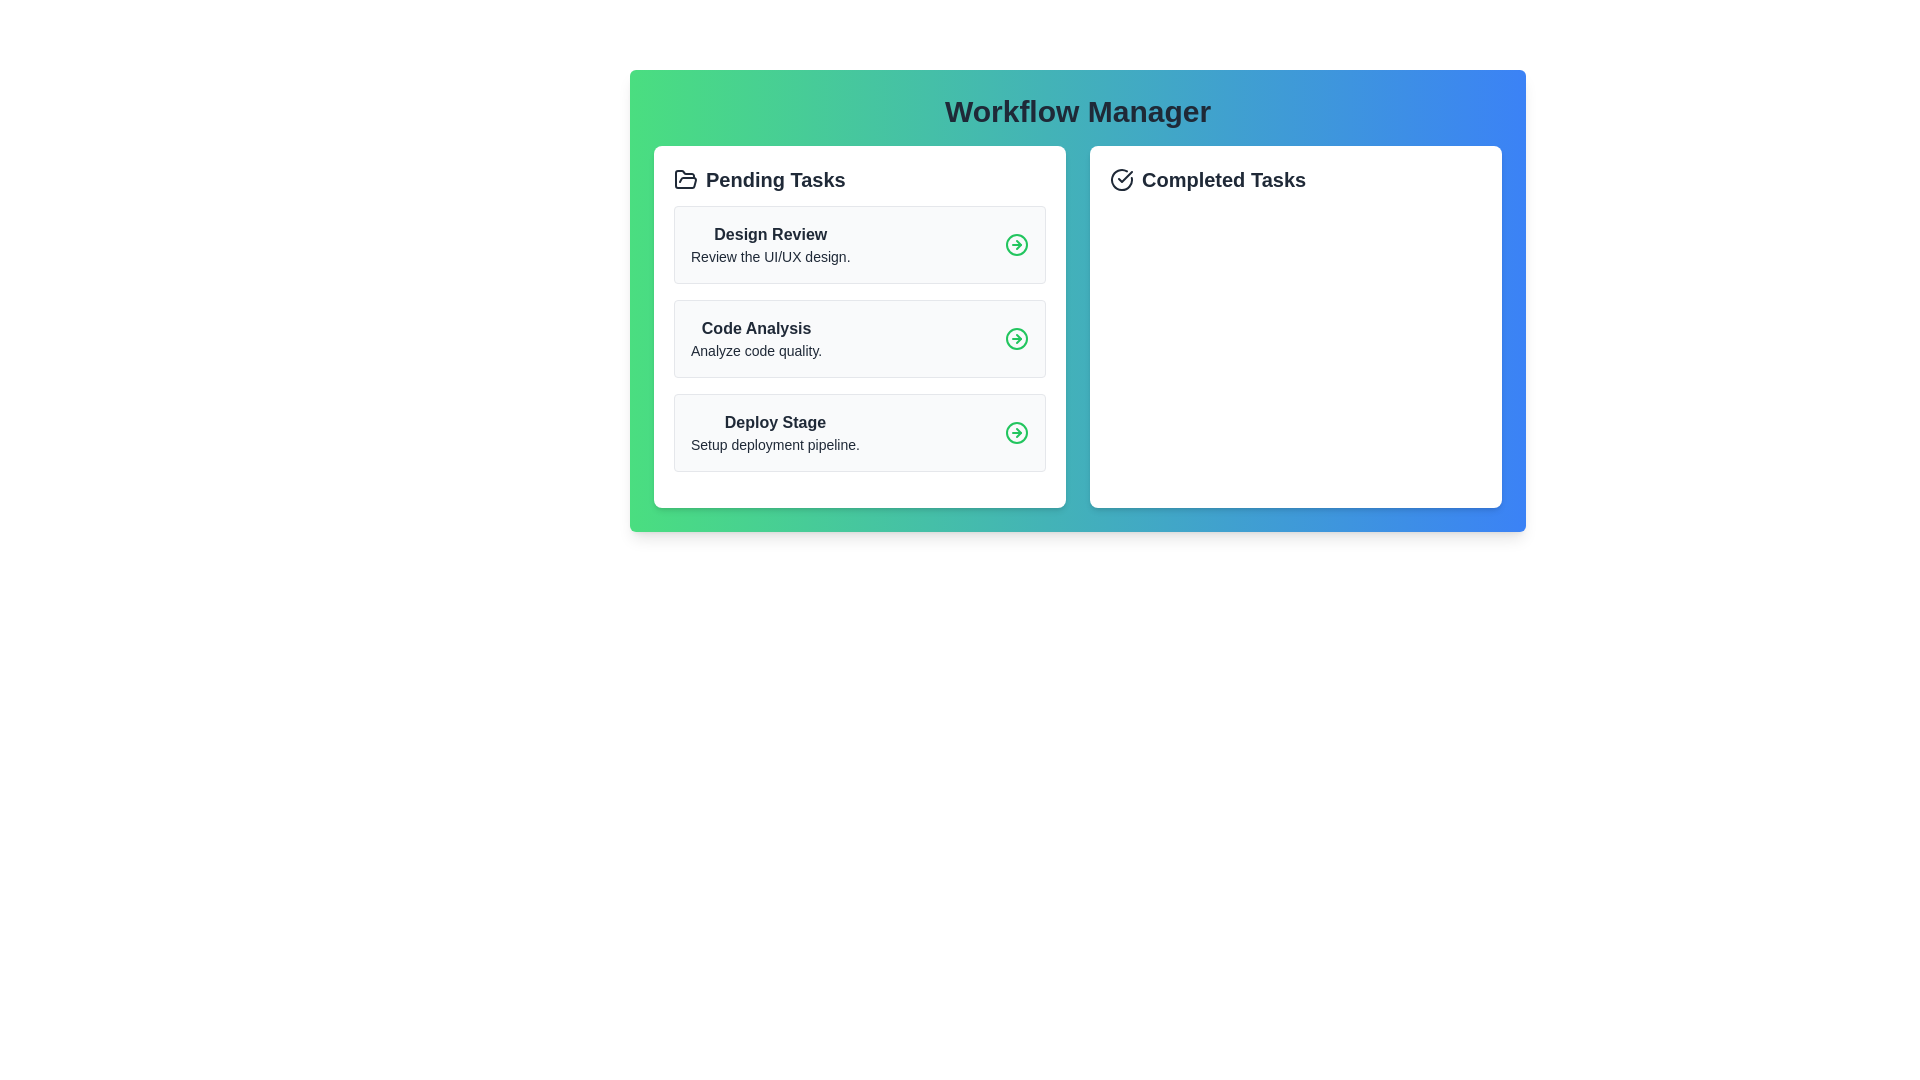 The image size is (1920, 1080). Describe the element at coordinates (1017, 244) in the screenshot. I see `the right-pointing arrow icon button enclosed within a green circle in the 'Design Review' task card` at that location.